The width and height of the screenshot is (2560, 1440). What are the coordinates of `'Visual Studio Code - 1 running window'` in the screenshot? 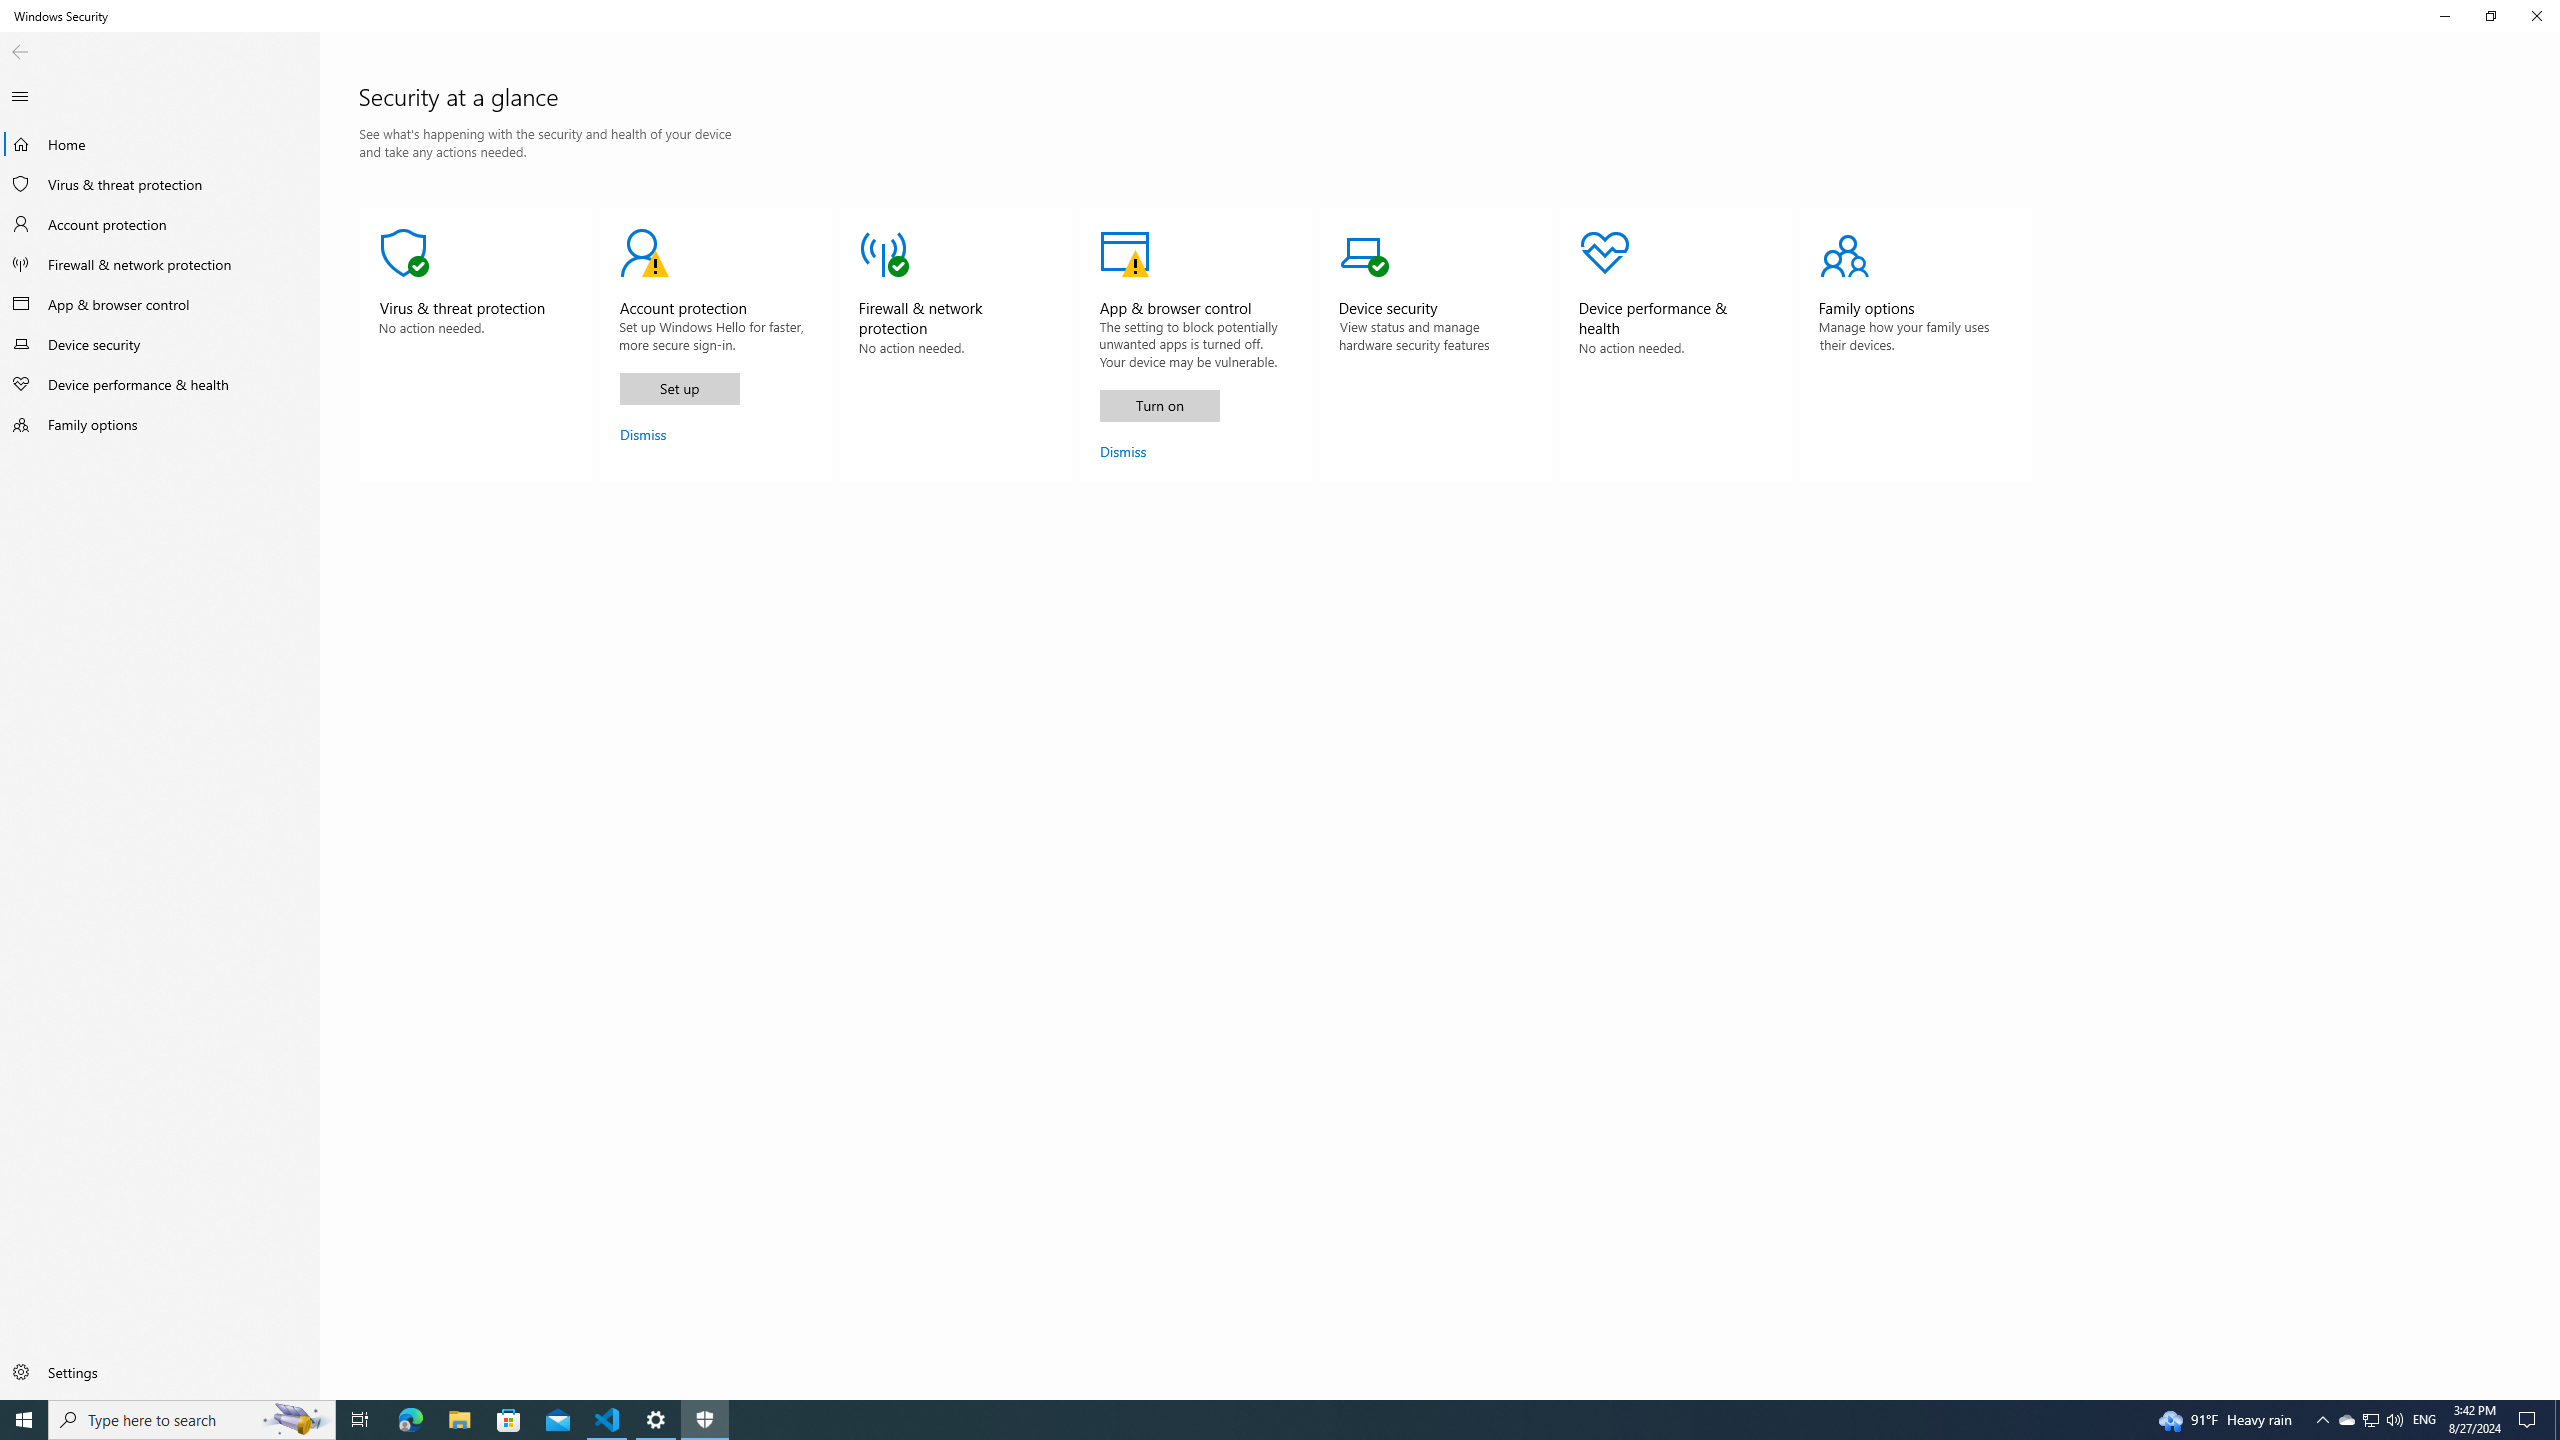 It's located at (607, 1418).